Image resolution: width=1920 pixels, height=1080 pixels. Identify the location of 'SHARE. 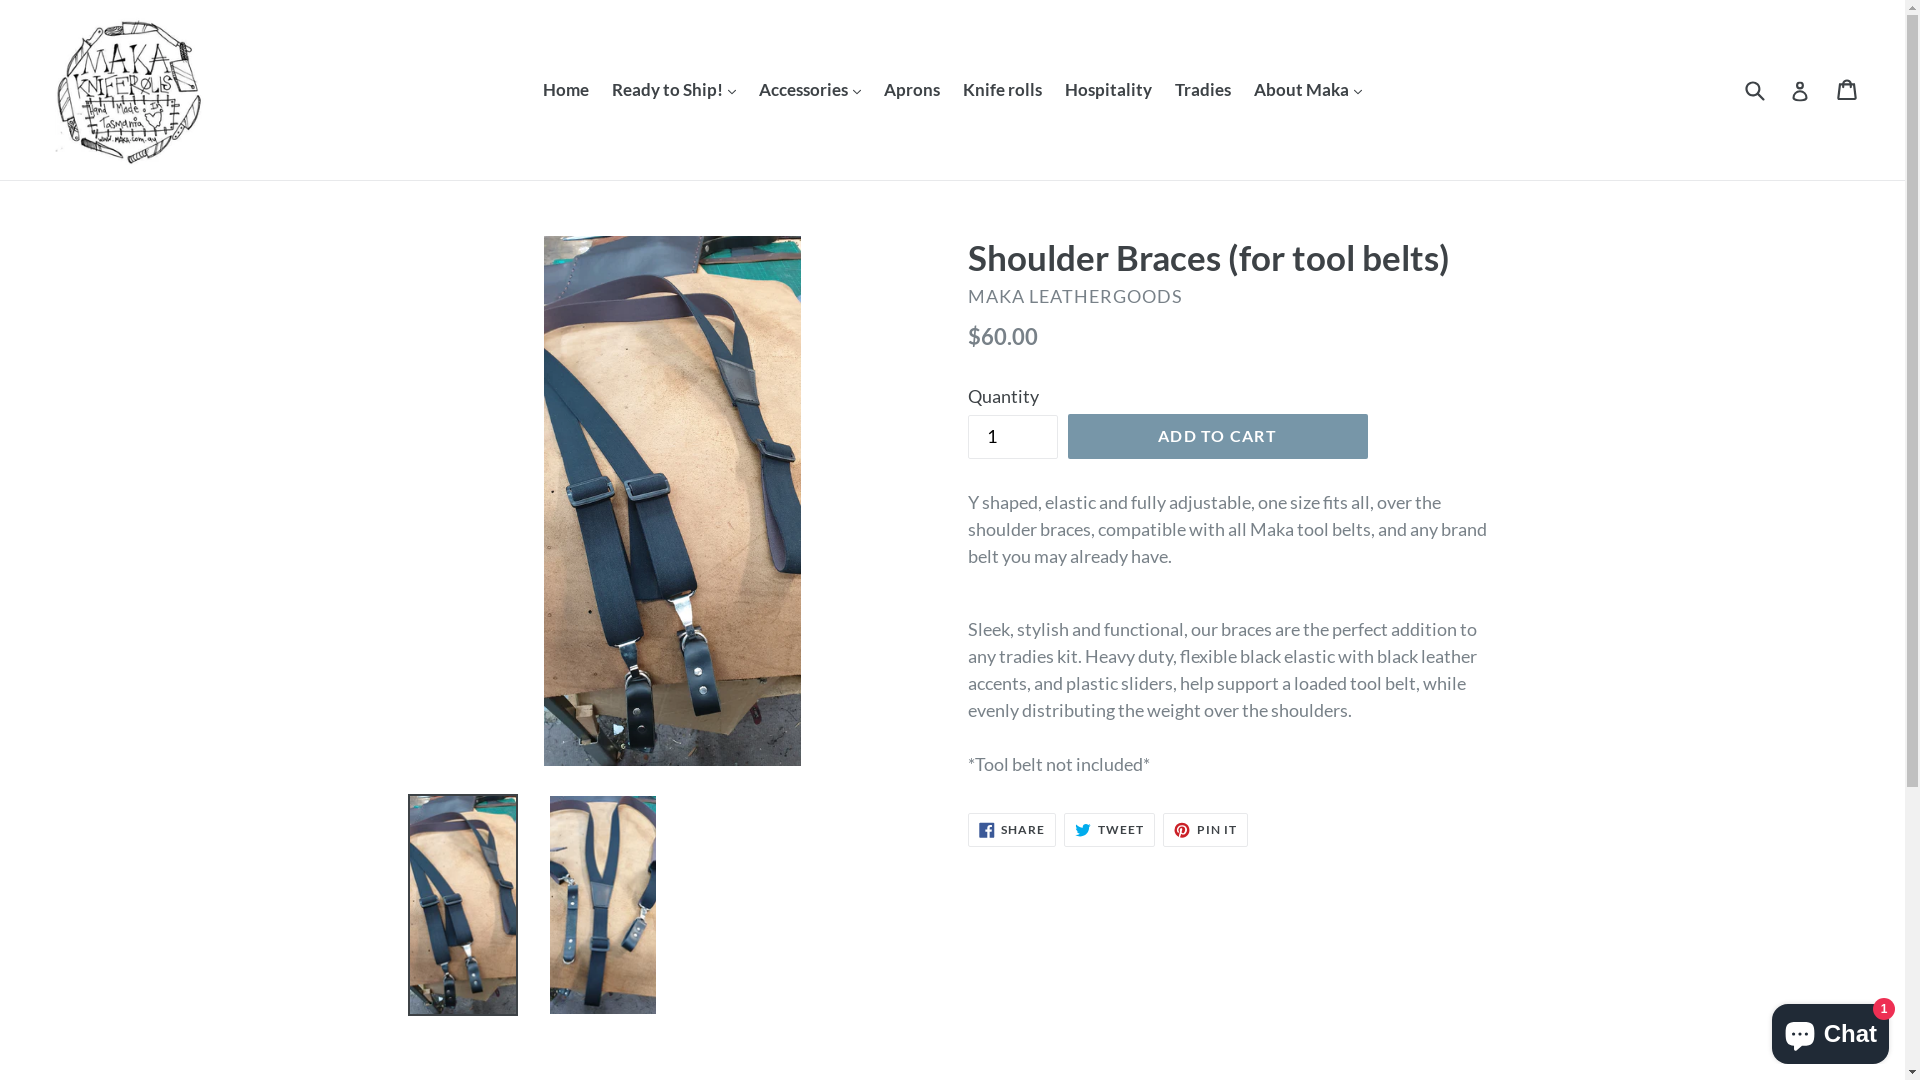
(1012, 829).